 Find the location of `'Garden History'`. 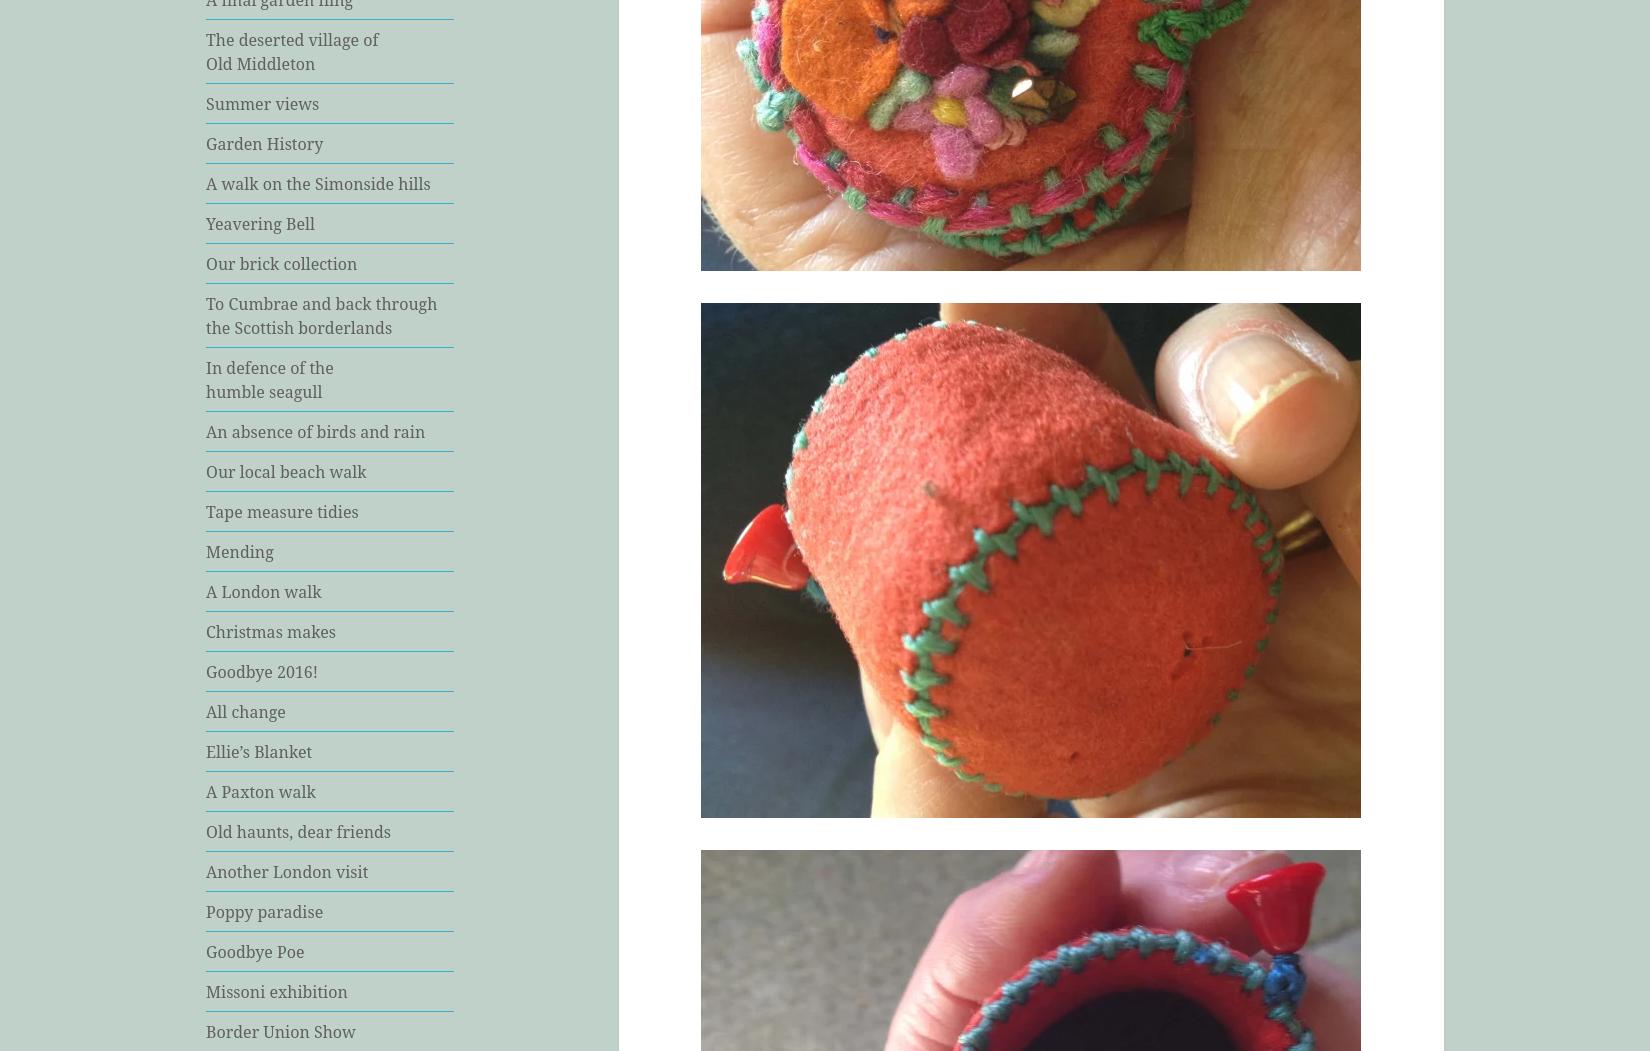

'Garden History' is located at coordinates (264, 142).